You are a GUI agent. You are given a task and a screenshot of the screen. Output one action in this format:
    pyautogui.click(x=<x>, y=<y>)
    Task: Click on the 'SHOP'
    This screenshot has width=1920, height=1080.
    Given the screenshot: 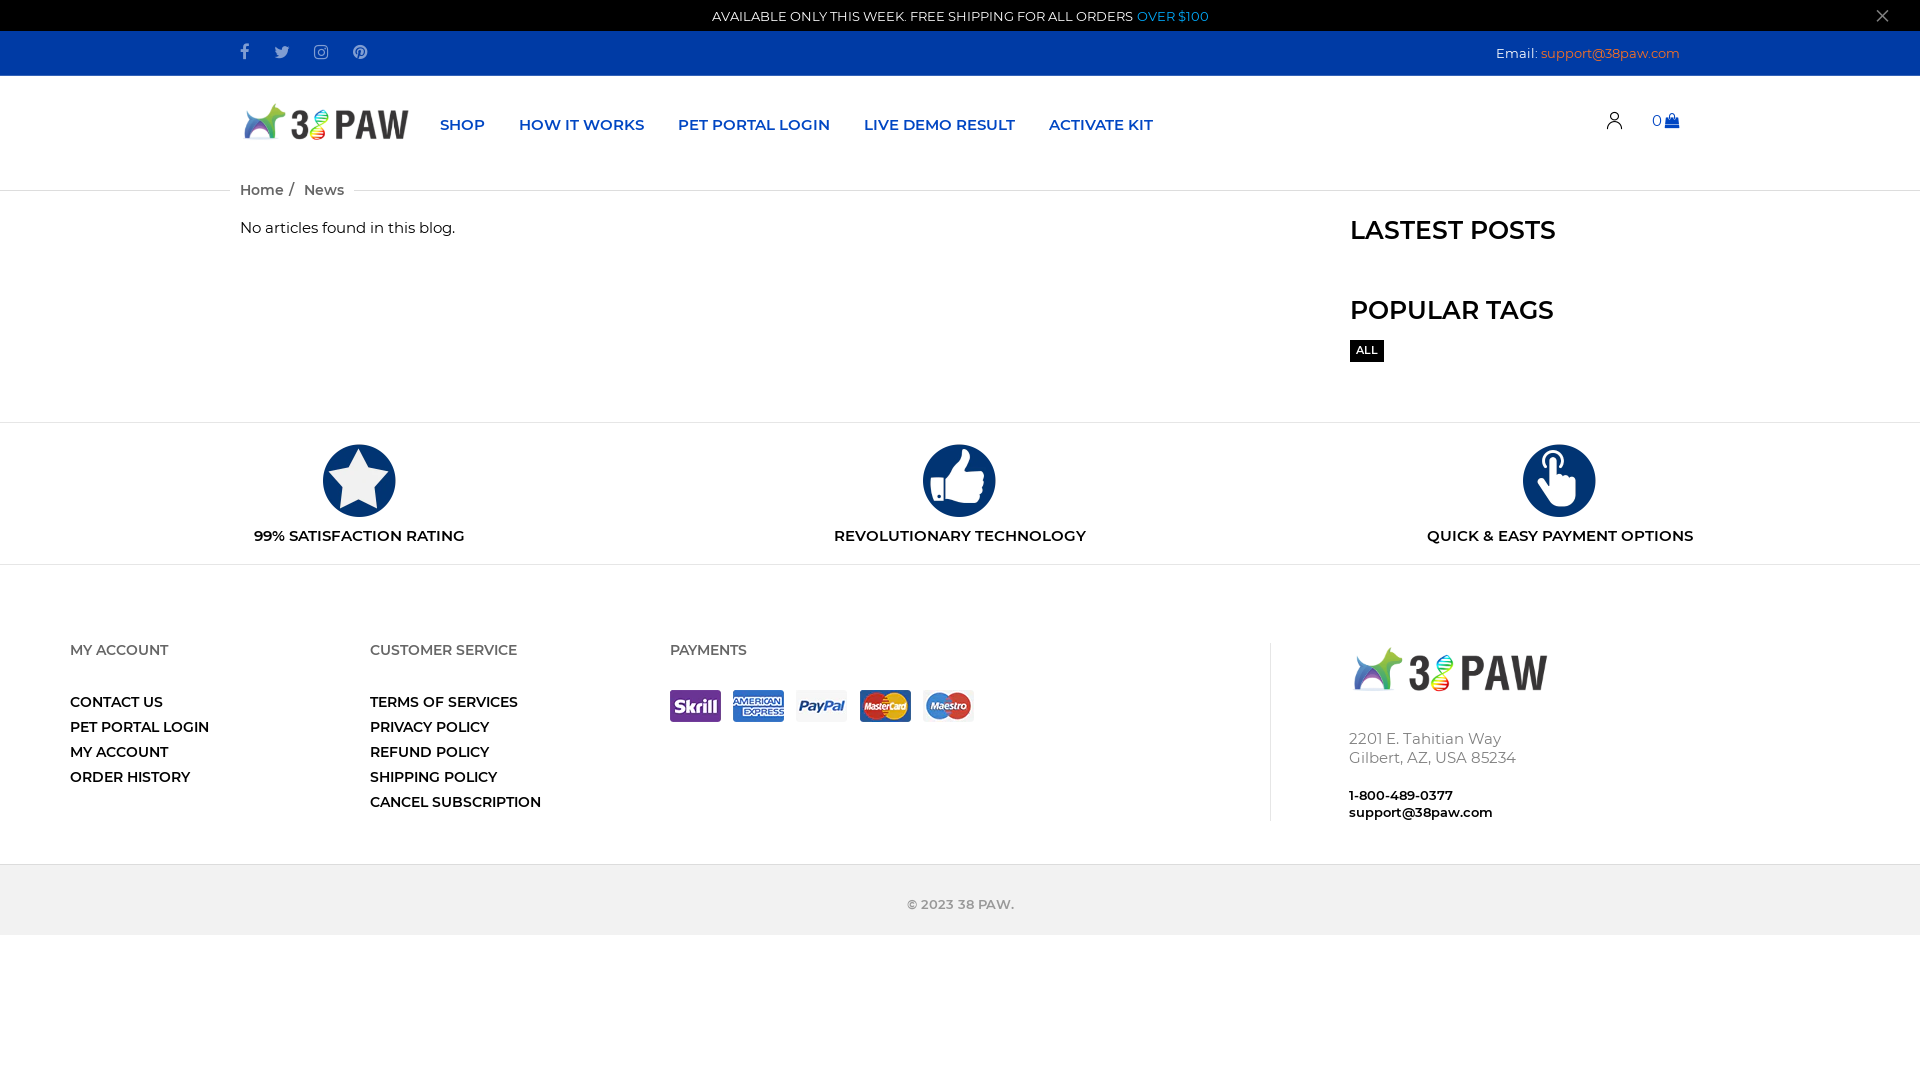 What is the action you would take?
    pyautogui.click(x=461, y=123)
    